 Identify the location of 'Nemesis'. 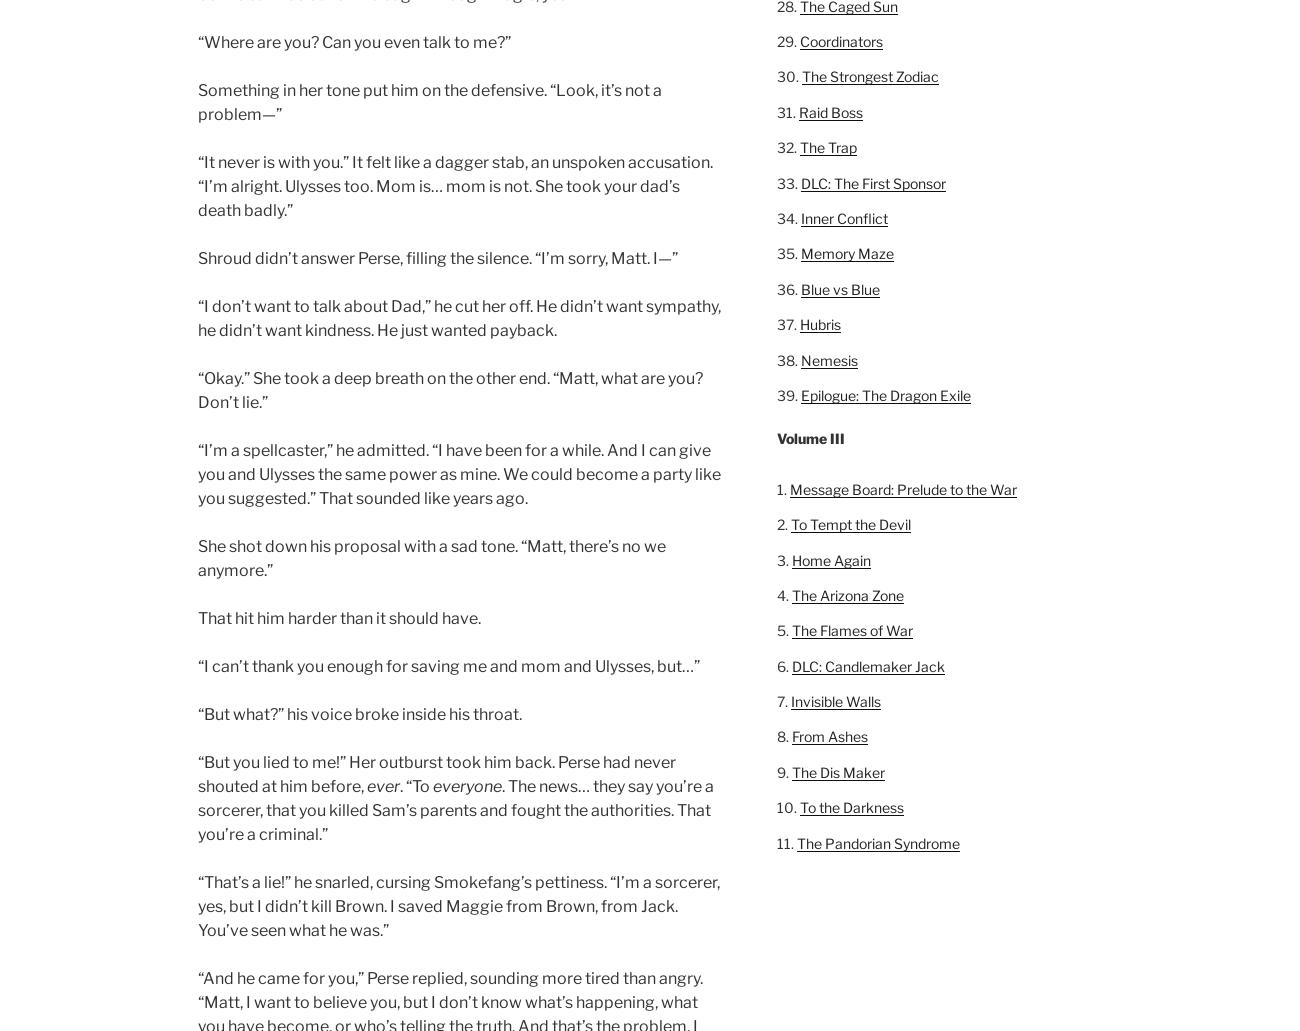
(828, 358).